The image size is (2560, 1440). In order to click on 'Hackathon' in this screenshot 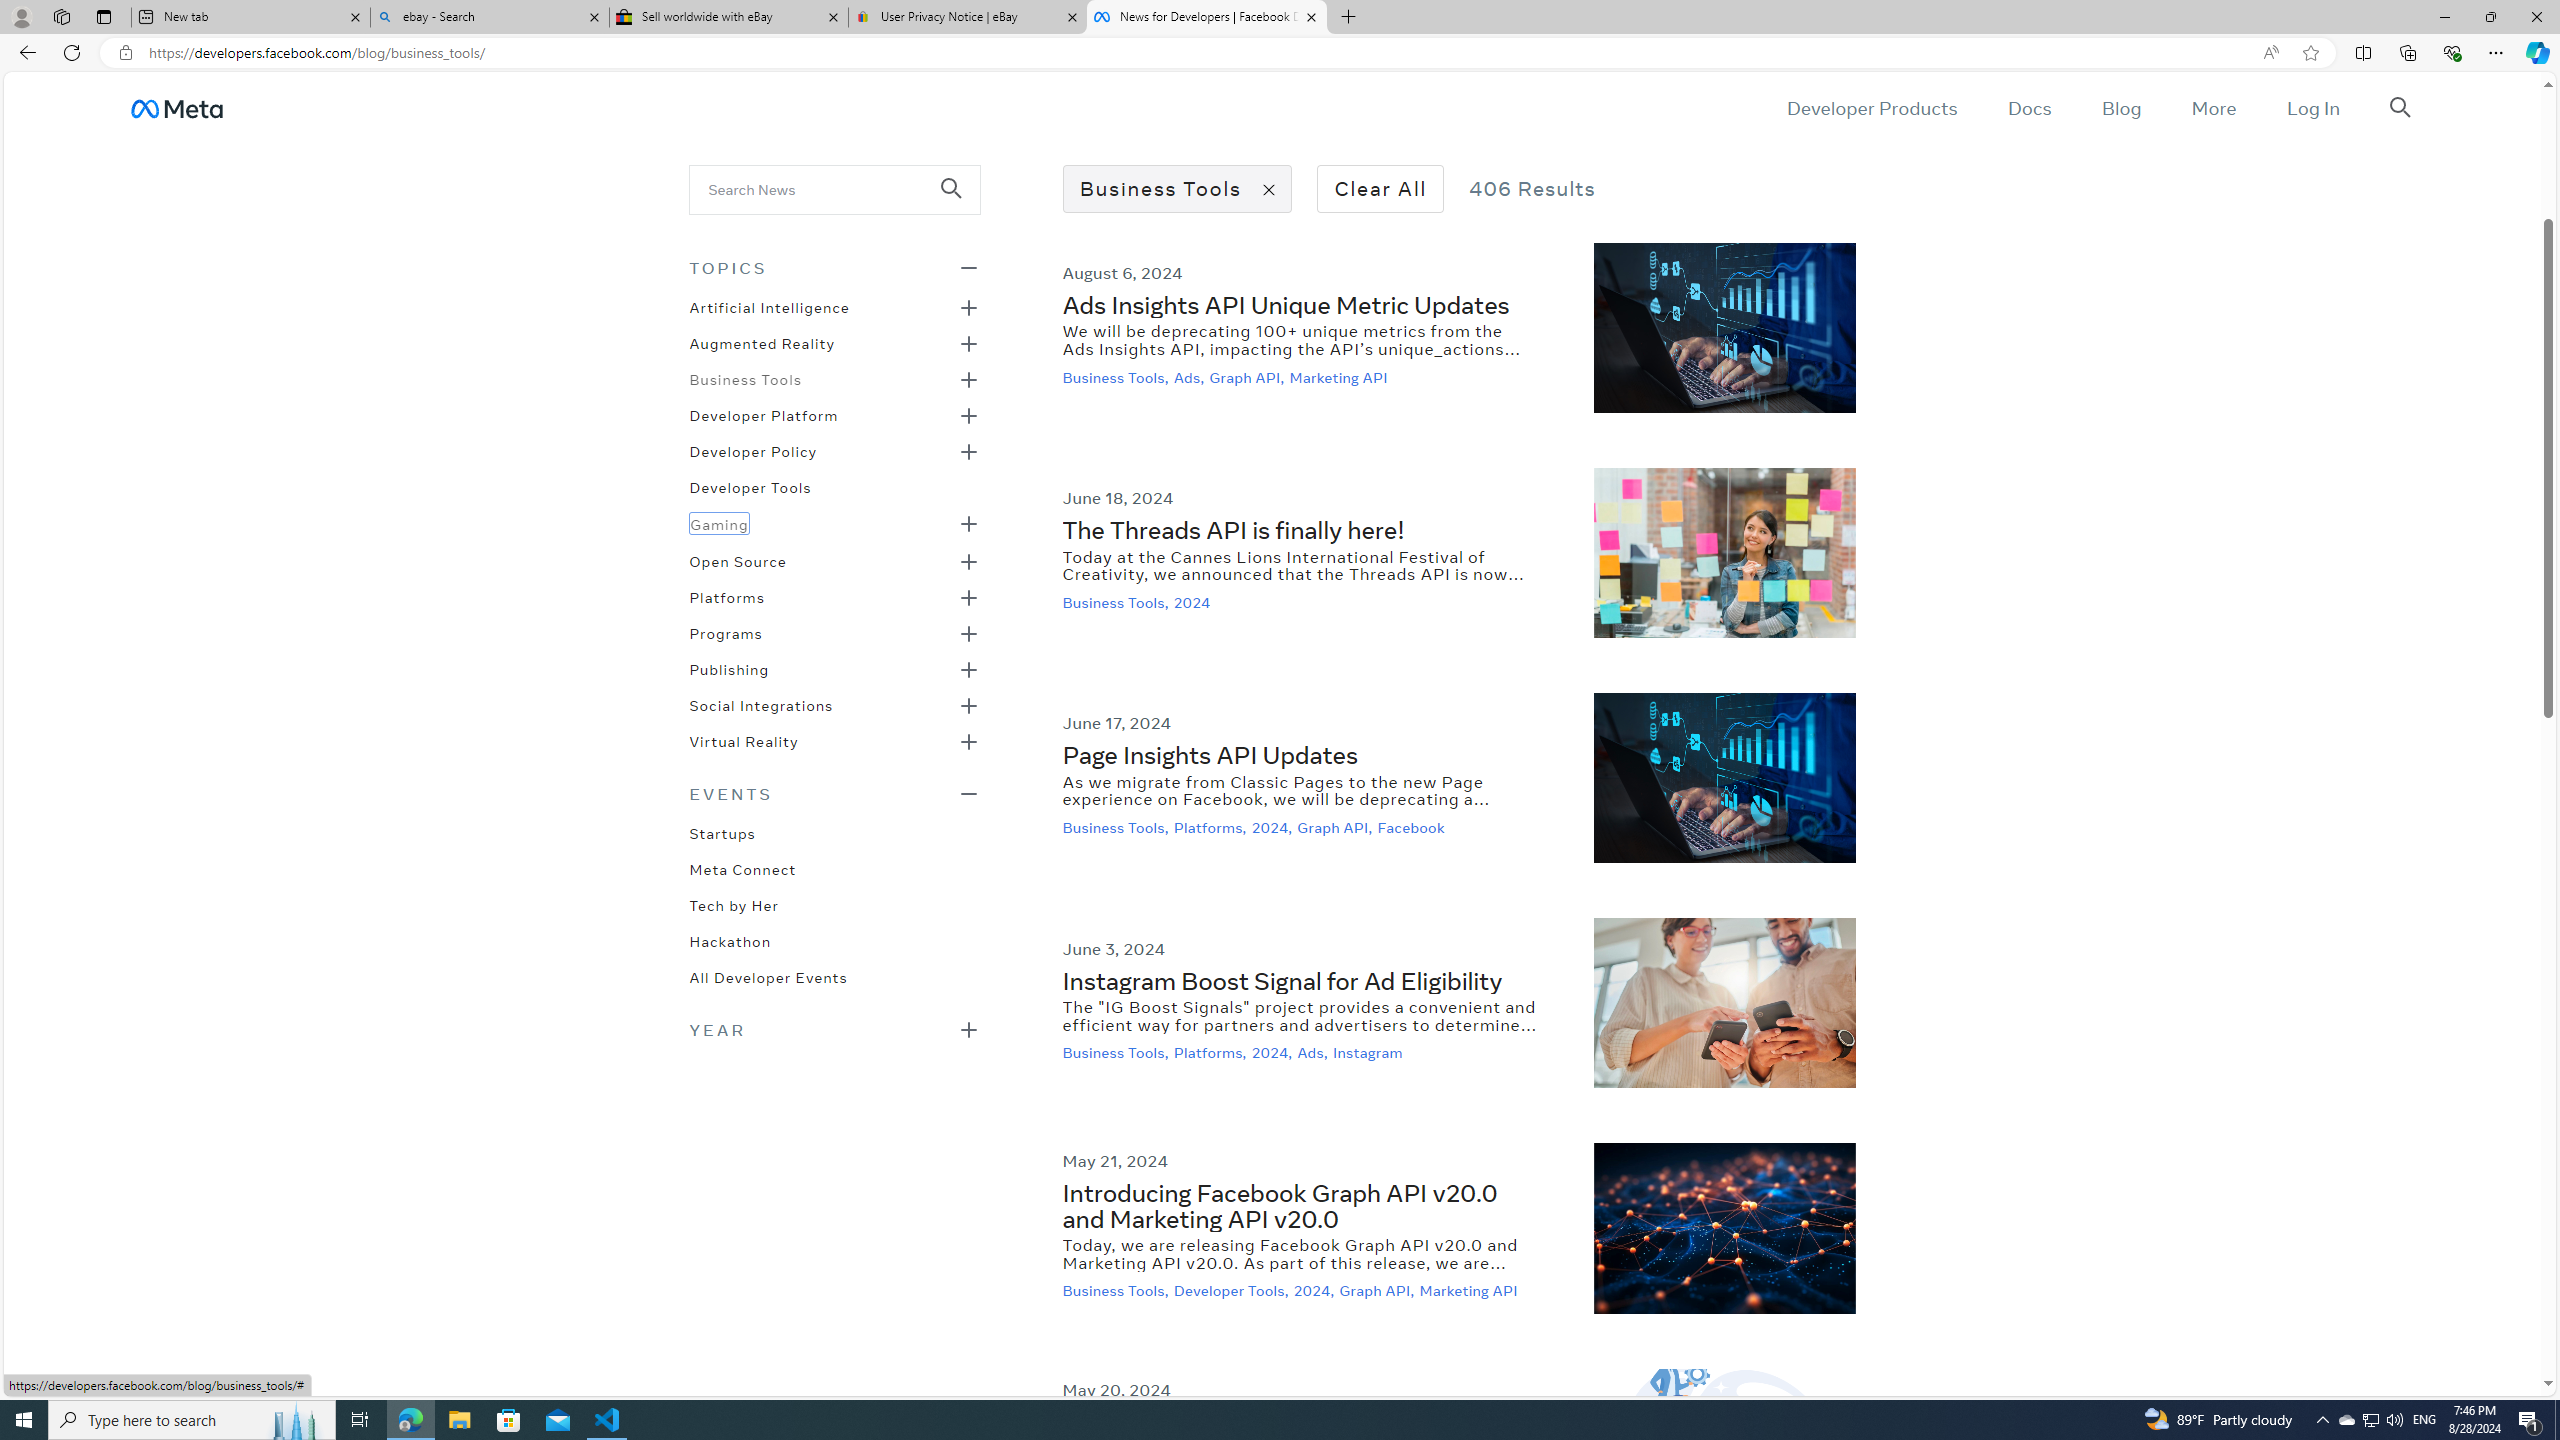, I will do `click(729, 938)`.